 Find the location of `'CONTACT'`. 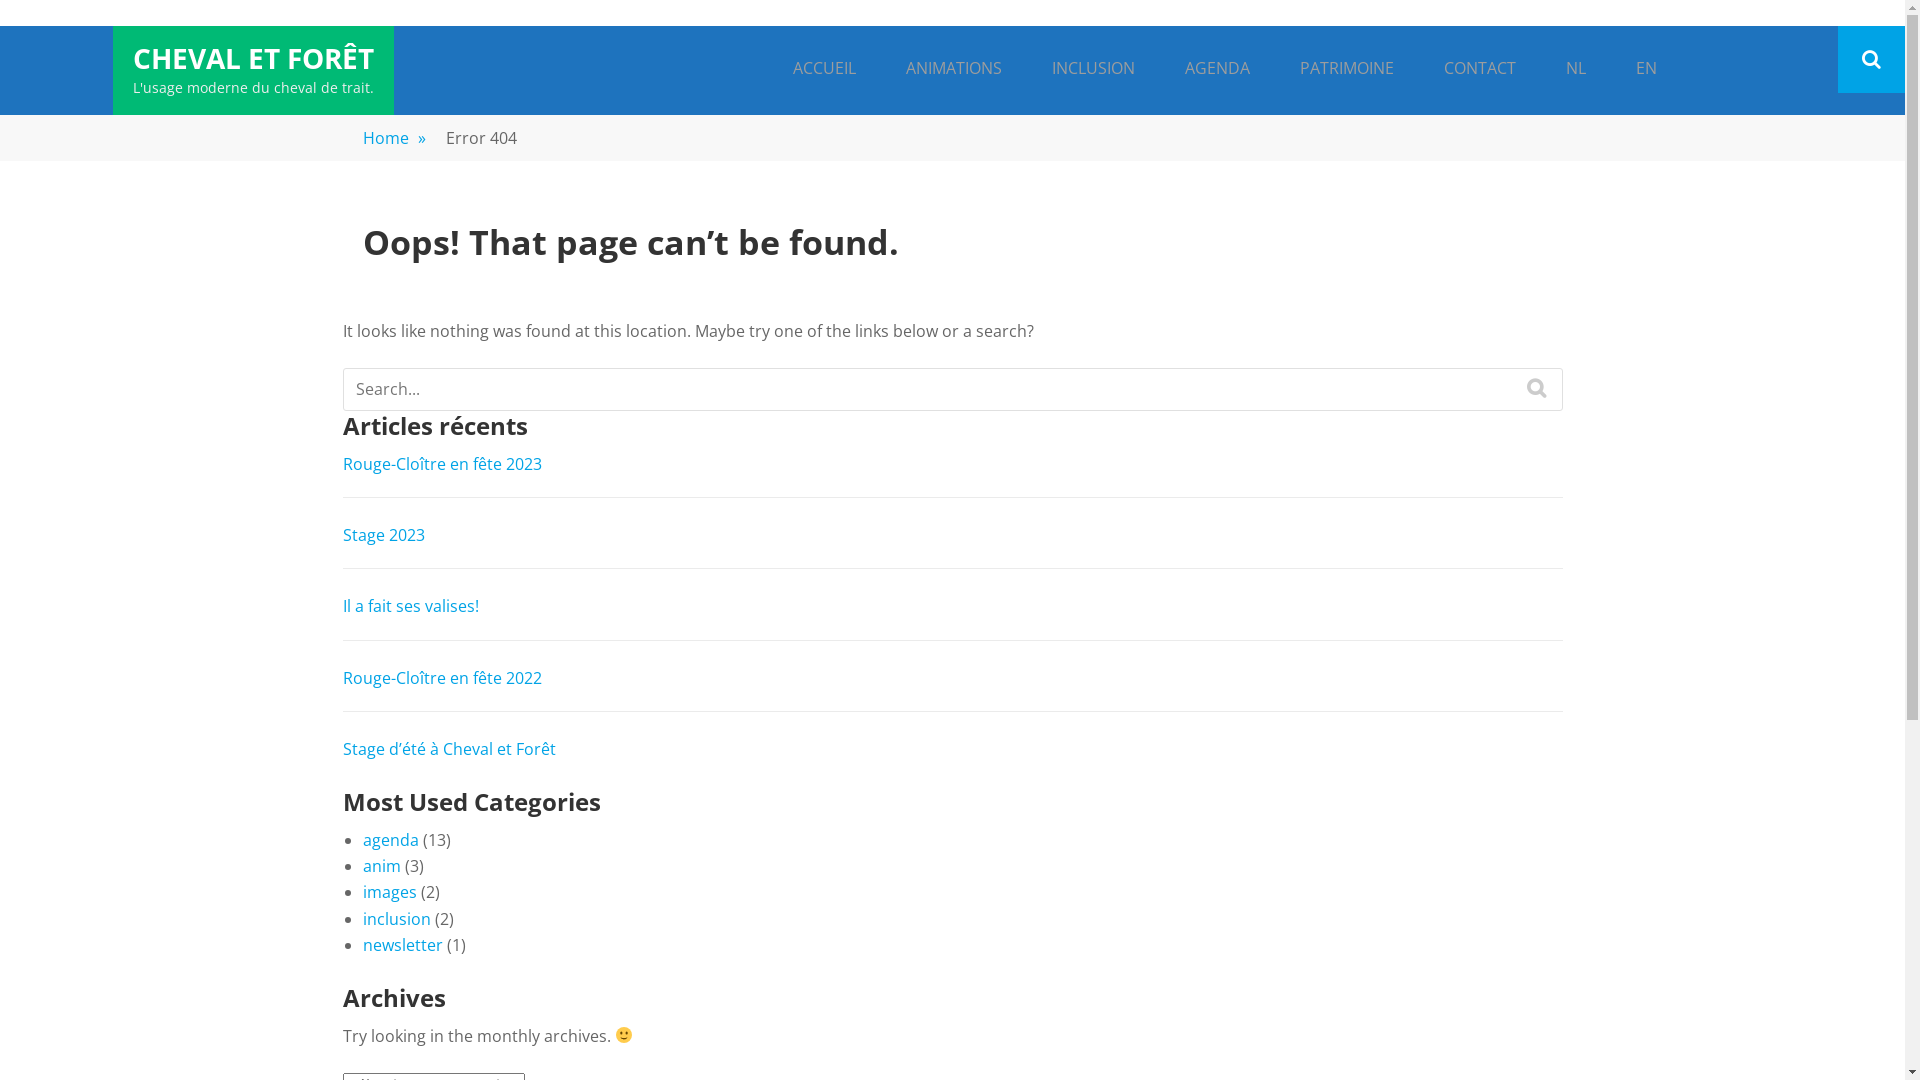

'CONTACT' is located at coordinates (1478, 68).